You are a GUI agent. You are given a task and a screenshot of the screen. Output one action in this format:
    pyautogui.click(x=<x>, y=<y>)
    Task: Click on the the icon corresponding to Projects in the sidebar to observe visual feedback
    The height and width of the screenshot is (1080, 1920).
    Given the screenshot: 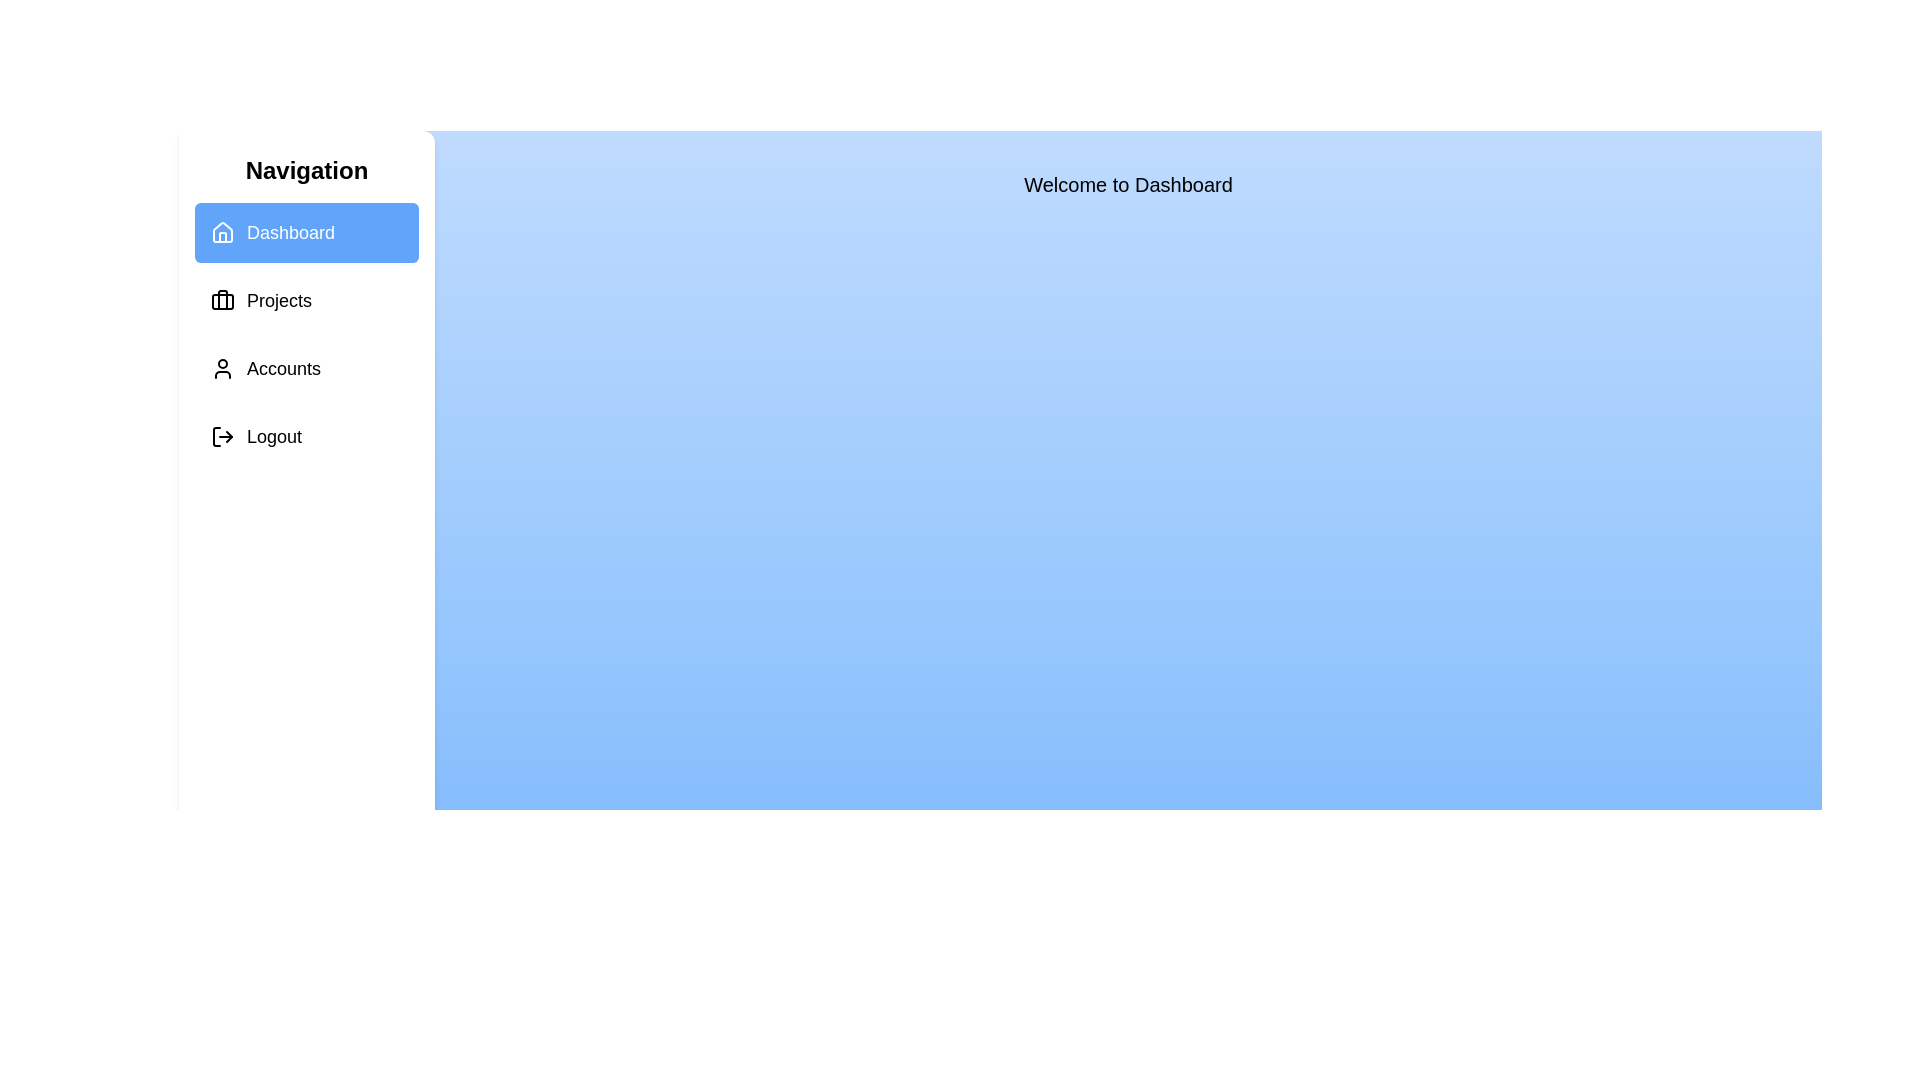 What is the action you would take?
    pyautogui.click(x=222, y=300)
    